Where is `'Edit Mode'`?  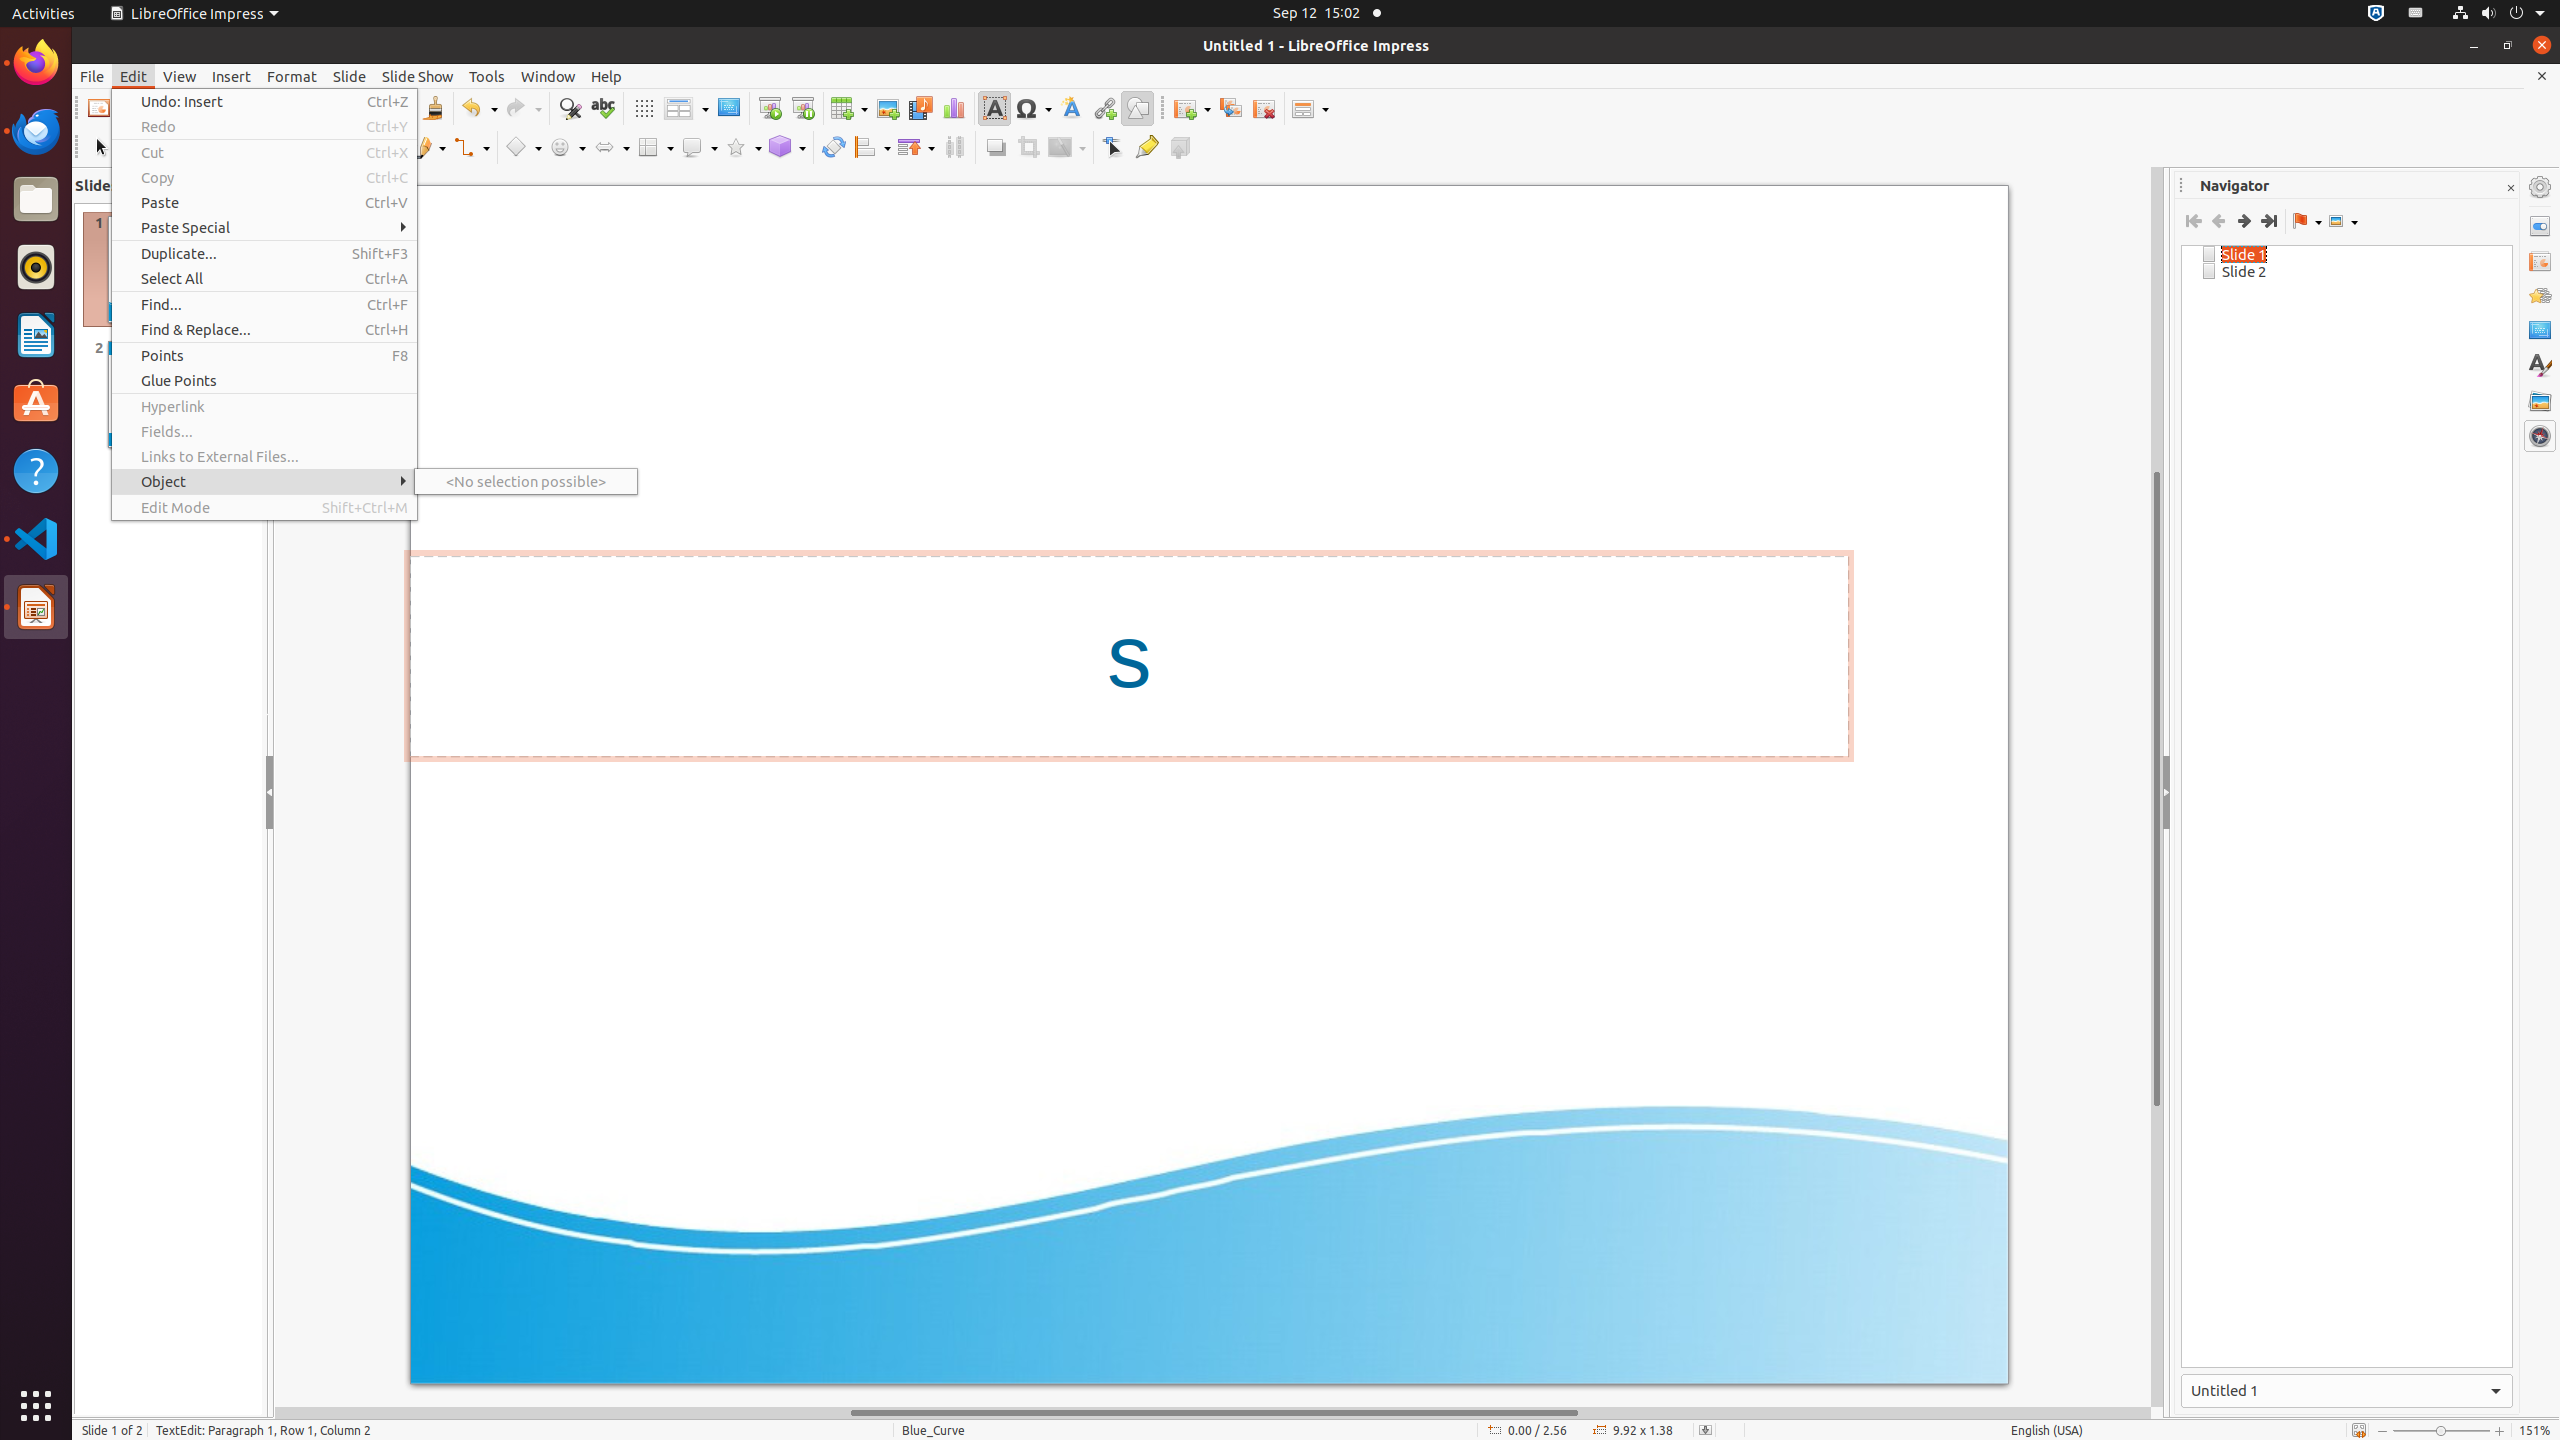 'Edit Mode' is located at coordinates (264, 506).